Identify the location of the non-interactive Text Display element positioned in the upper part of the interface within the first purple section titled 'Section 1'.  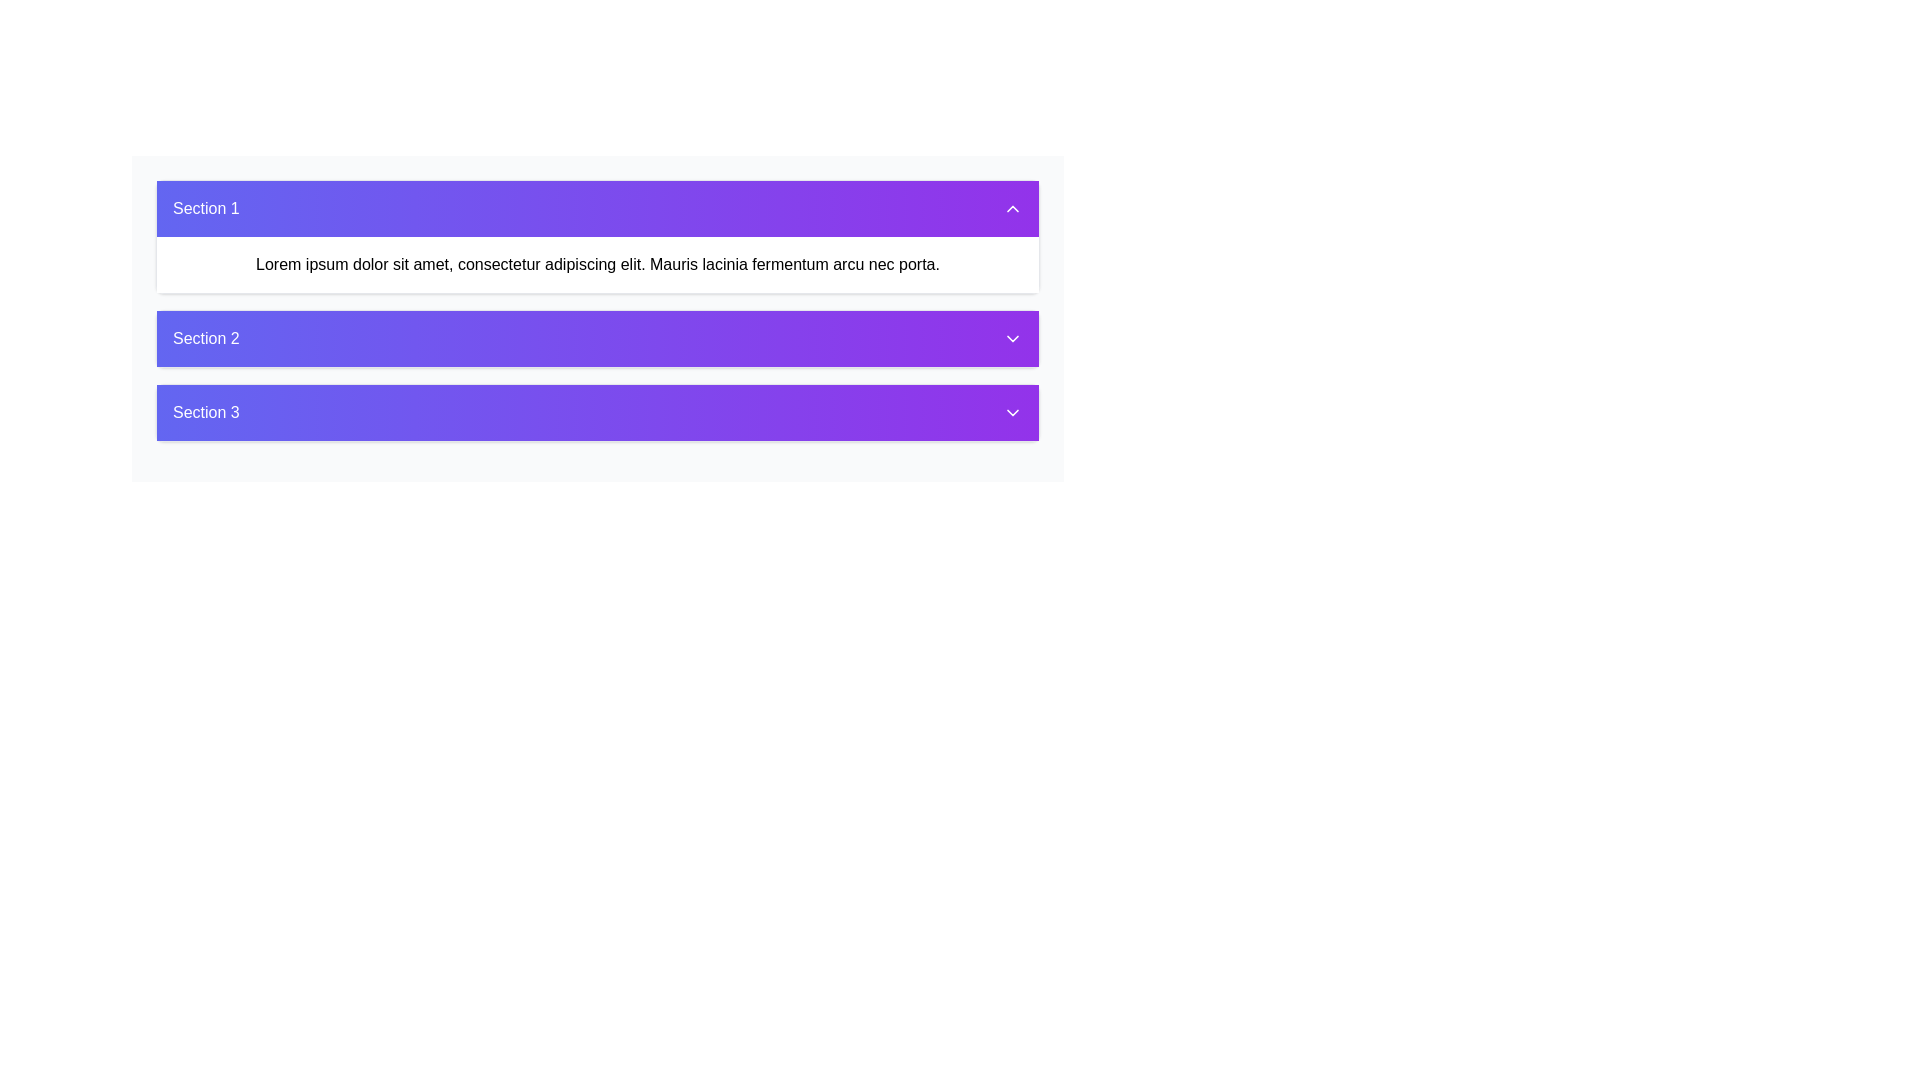
(597, 264).